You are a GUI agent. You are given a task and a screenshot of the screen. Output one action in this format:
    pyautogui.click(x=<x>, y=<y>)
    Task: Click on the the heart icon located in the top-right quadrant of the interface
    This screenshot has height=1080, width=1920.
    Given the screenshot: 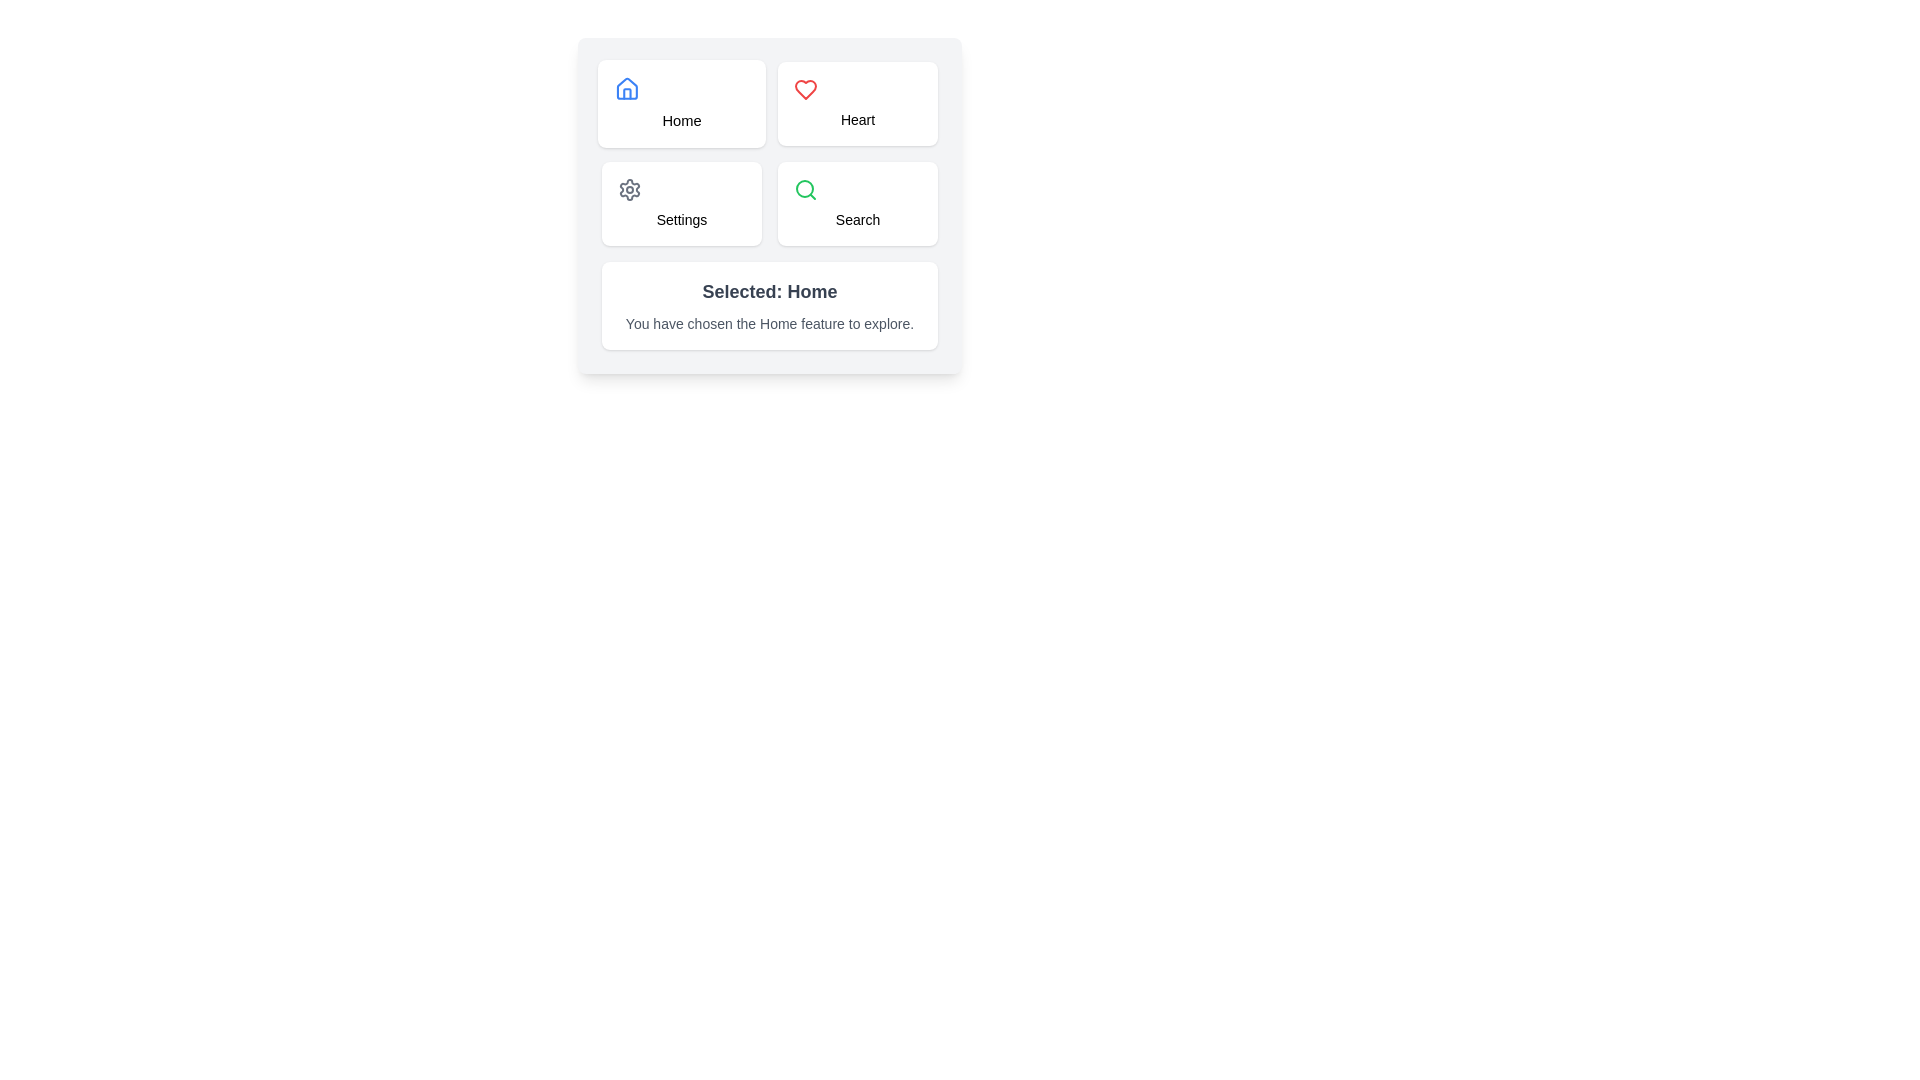 What is the action you would take?
    pyautogui.click(x=806, y=88)
    